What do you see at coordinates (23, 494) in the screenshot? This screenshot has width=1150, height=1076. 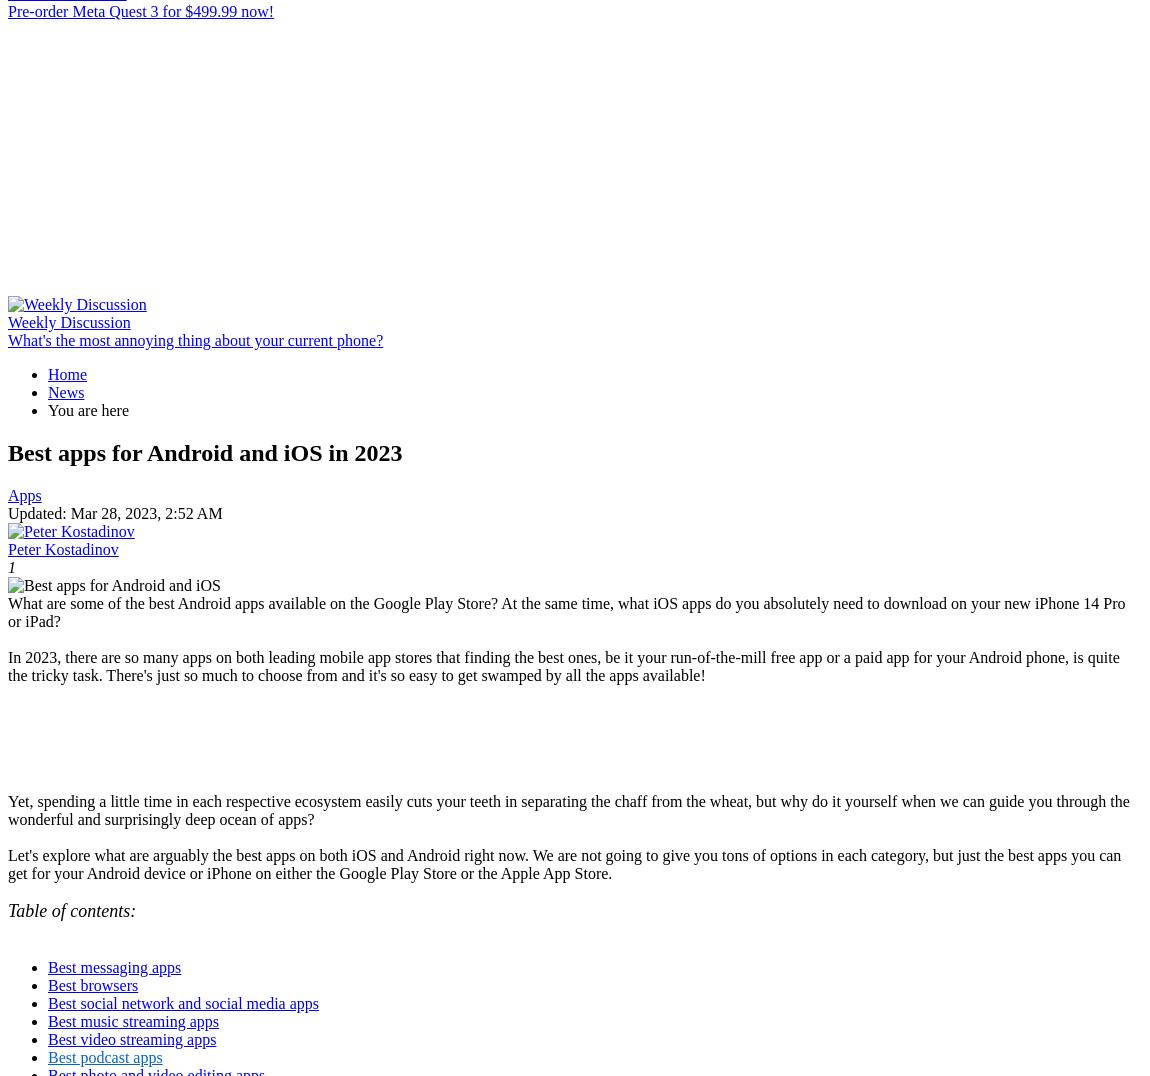 I see `'Apps'` at bounding box center [23, 494].